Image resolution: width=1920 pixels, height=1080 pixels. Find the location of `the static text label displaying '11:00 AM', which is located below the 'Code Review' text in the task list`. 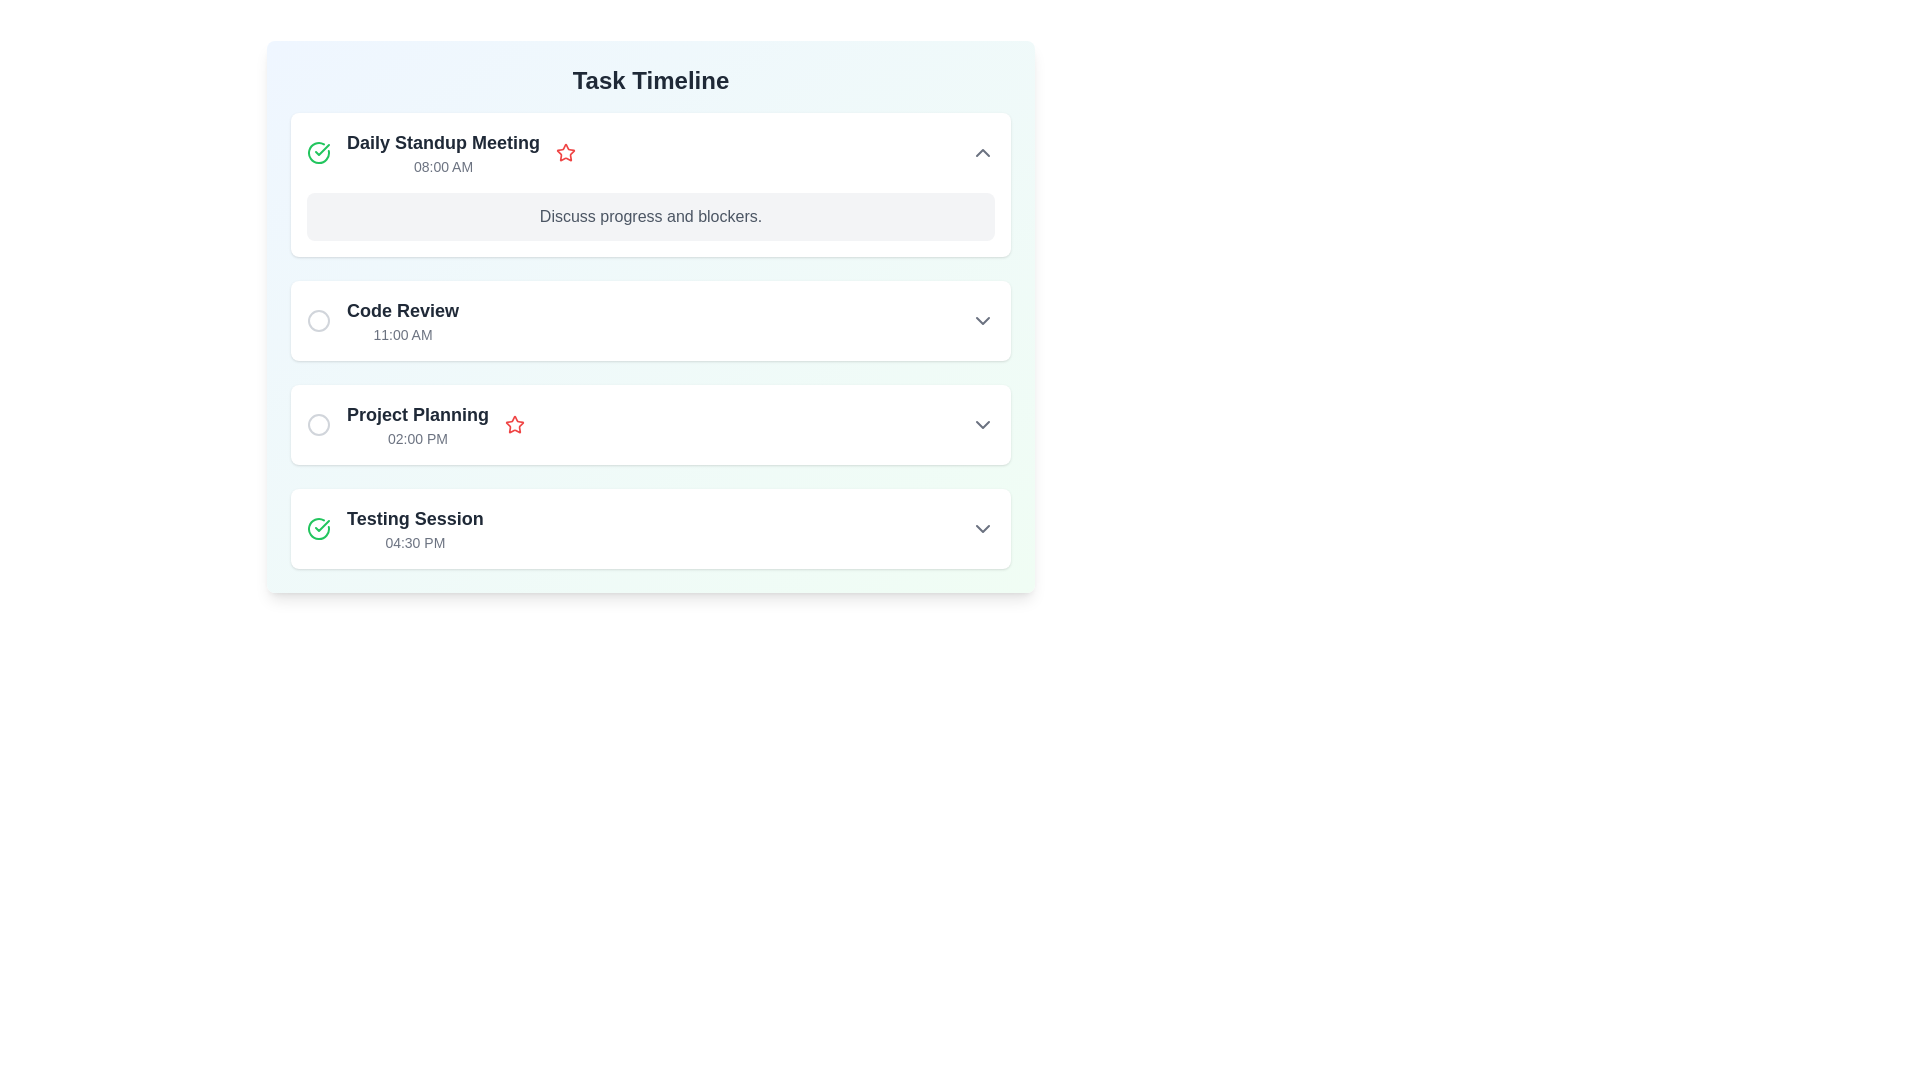

the static text label displaying '11:00 AM', which is located below the 'Code Review' text in the task list is located at coordinates (402, 334).